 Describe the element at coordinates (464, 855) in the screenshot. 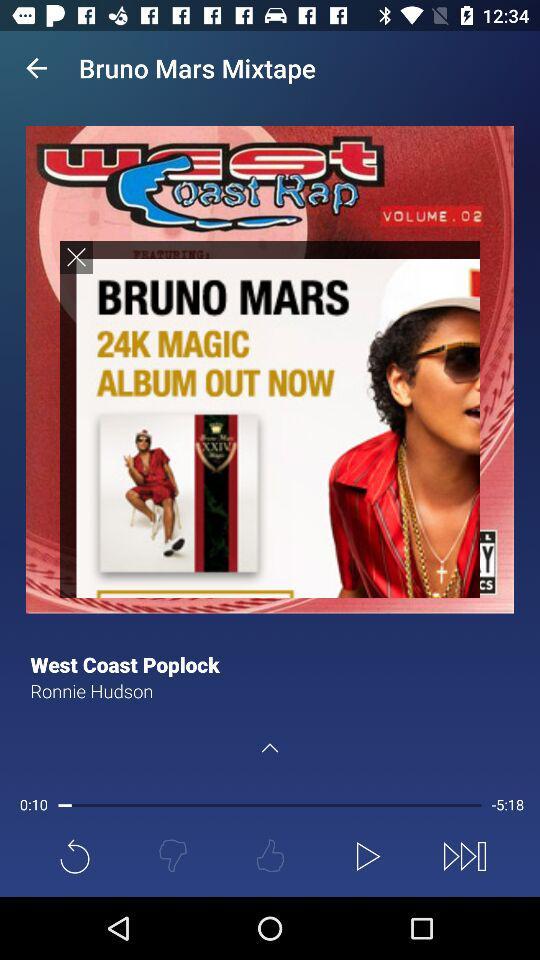

I see `the skip_next icon` at that location.